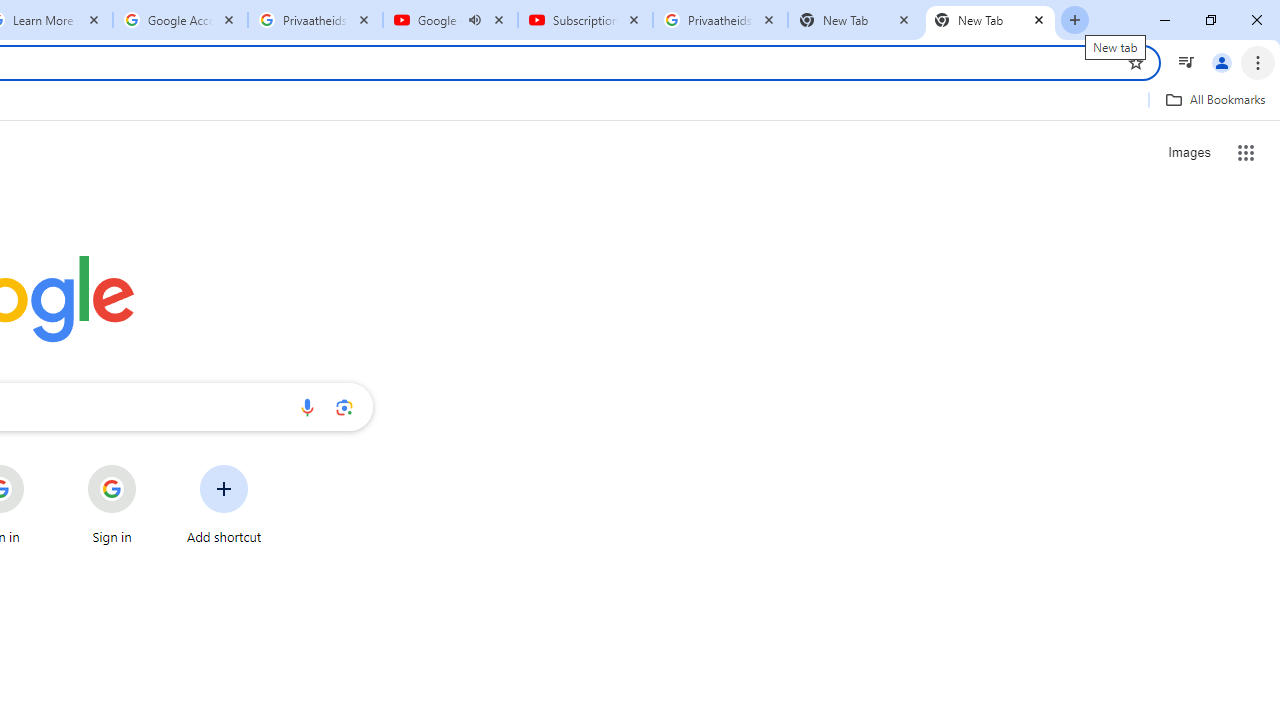  What do you see at coordinates (990, 20) in the screenshot?
I see `'New Tab'` at bounding box center [990, 20].